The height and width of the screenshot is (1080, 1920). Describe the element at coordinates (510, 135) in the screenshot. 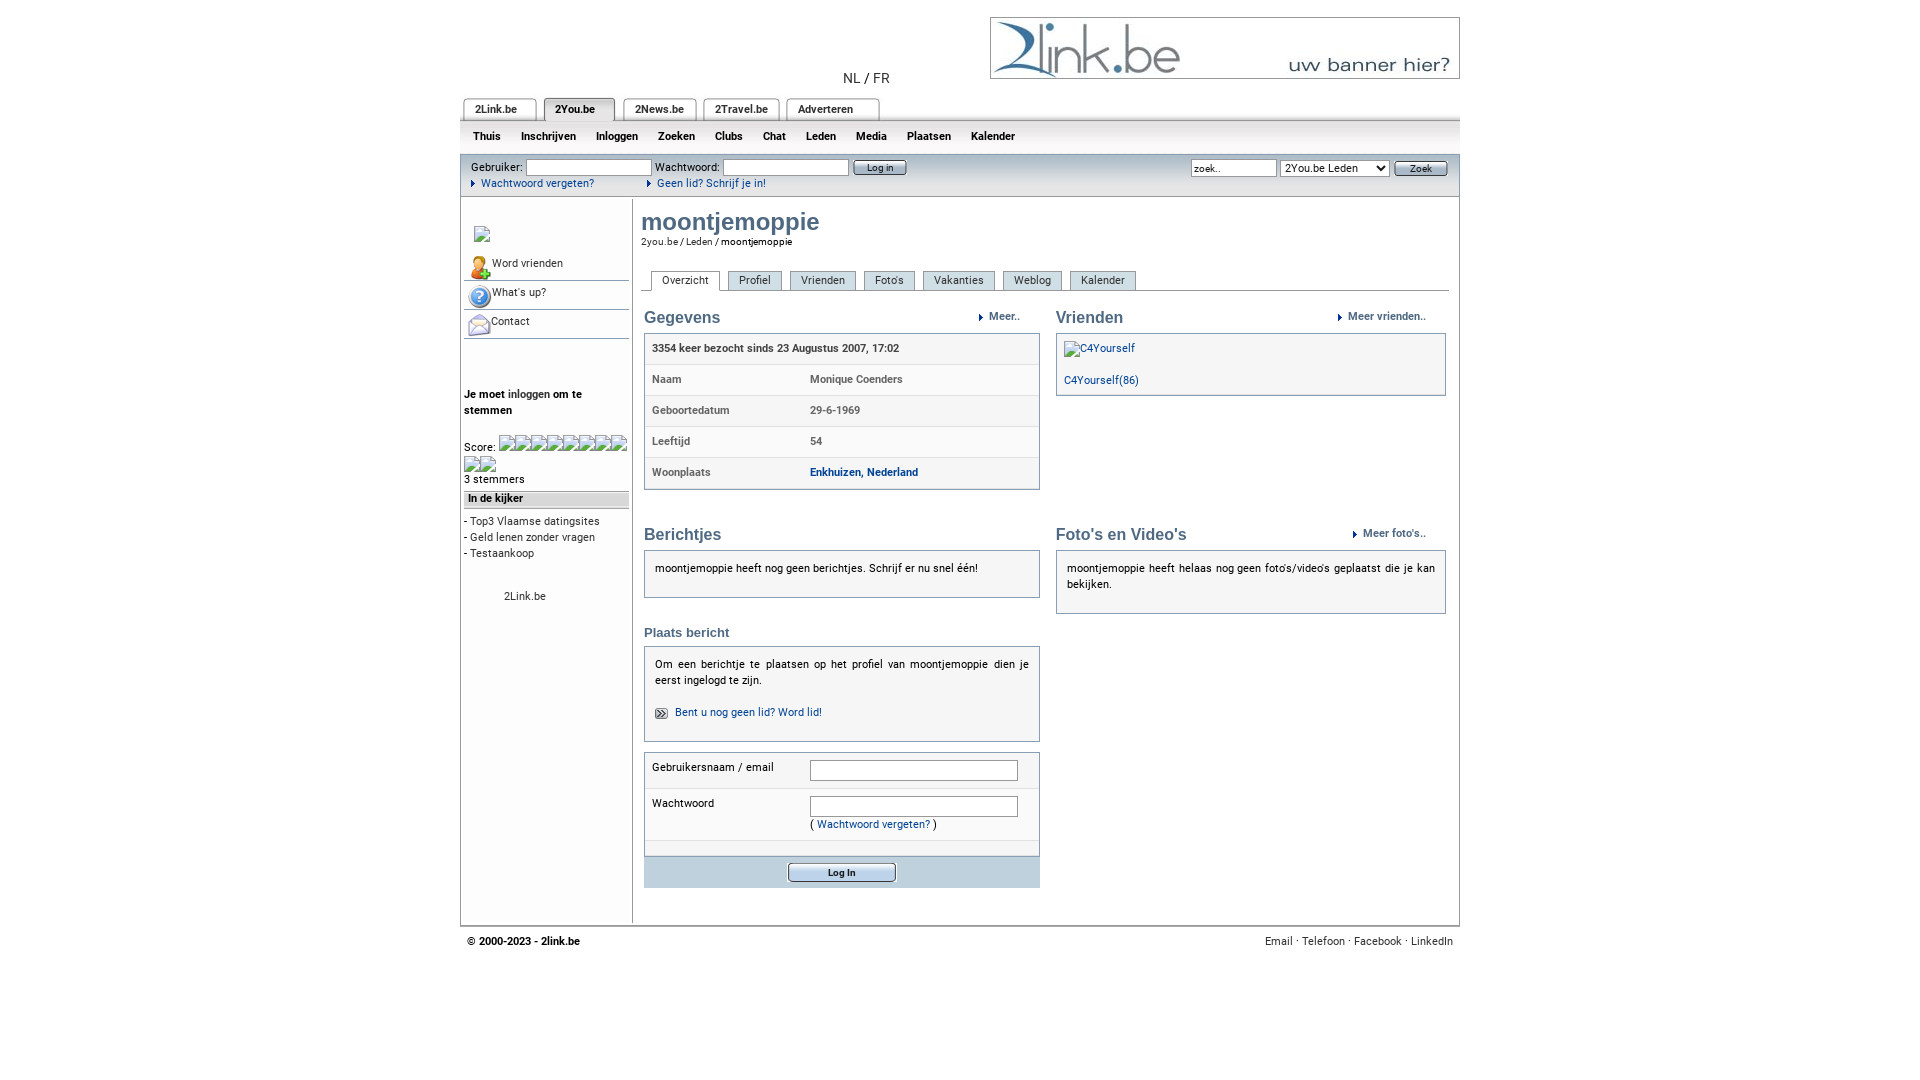

I see `'Inschrijven'` at that location.